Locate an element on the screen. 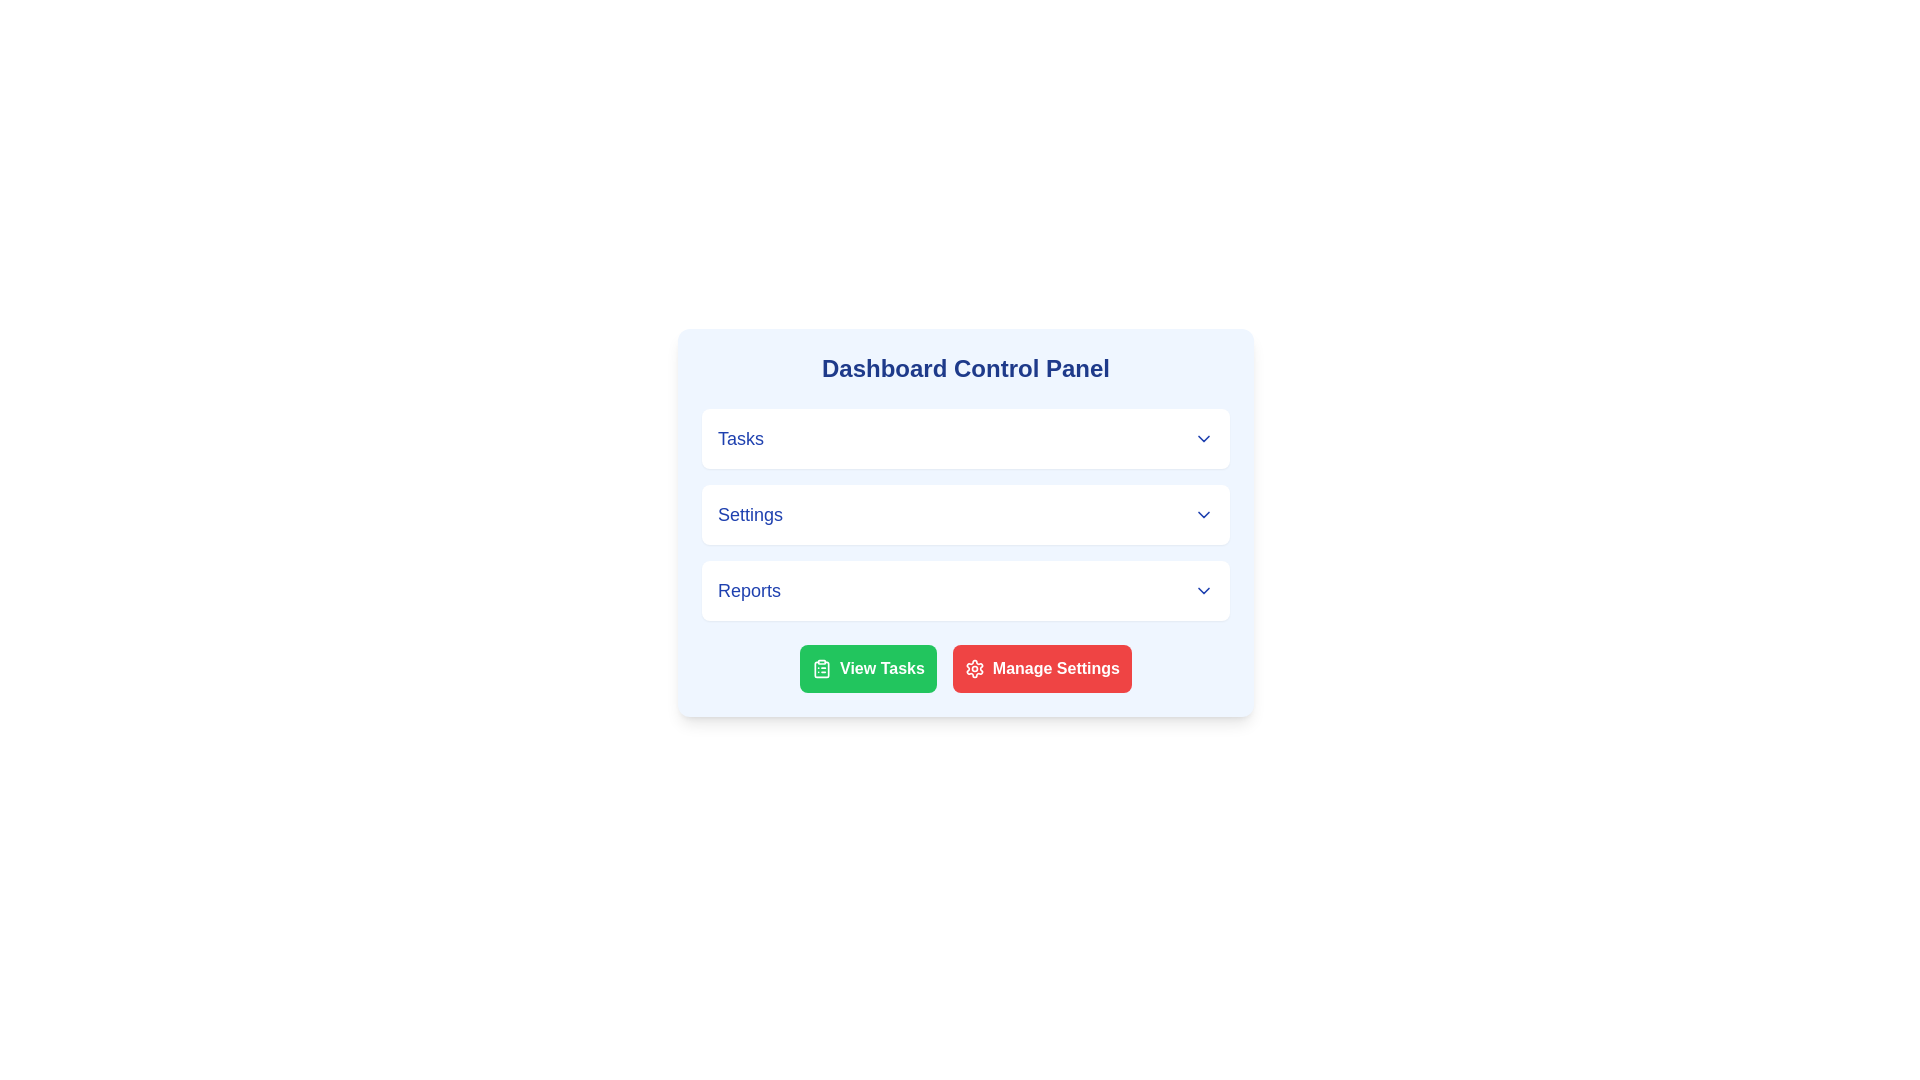  the 'Settings' dropdown trigger located in the Dashboard Control Panel is located at coordinates (965, 514).